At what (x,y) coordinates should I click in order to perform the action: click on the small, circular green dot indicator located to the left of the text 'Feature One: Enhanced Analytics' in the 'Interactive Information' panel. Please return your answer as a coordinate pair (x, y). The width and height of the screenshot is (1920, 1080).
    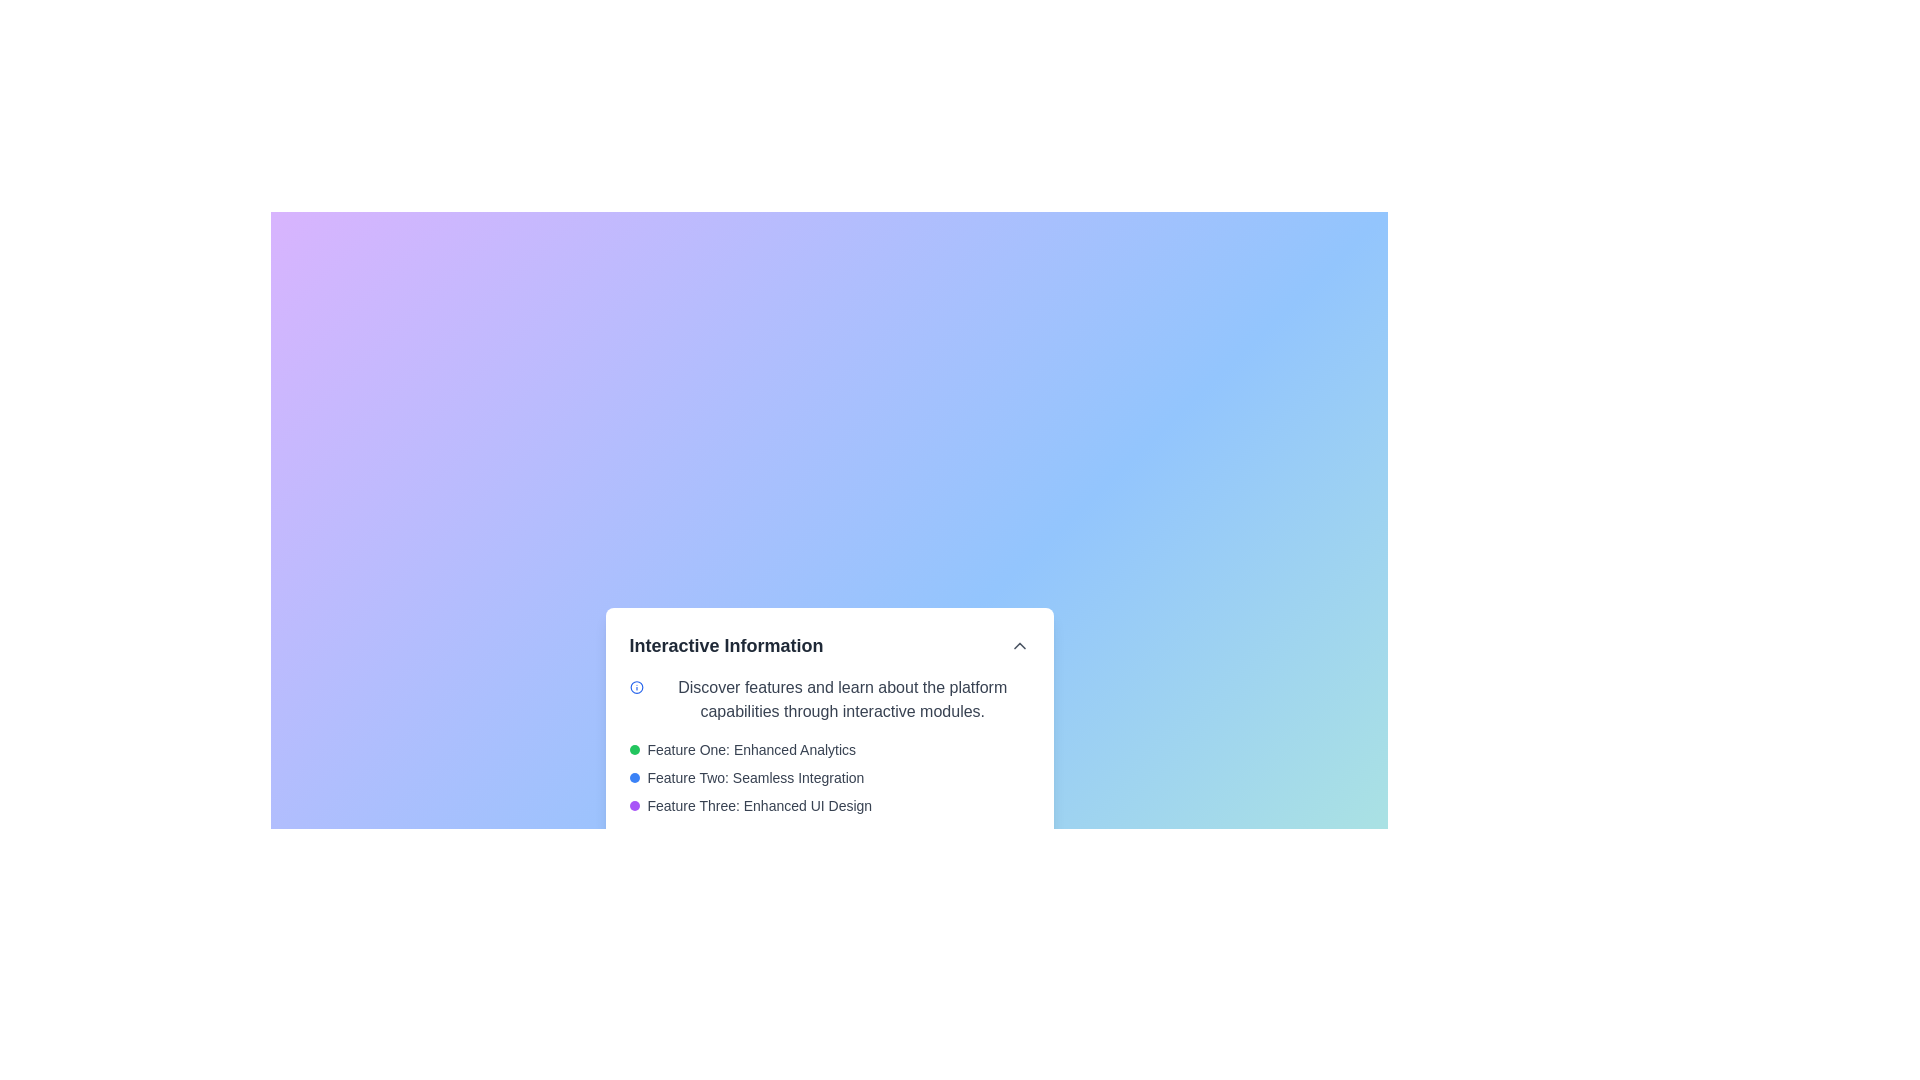
    Looking at the image, I should click on (633, 749).